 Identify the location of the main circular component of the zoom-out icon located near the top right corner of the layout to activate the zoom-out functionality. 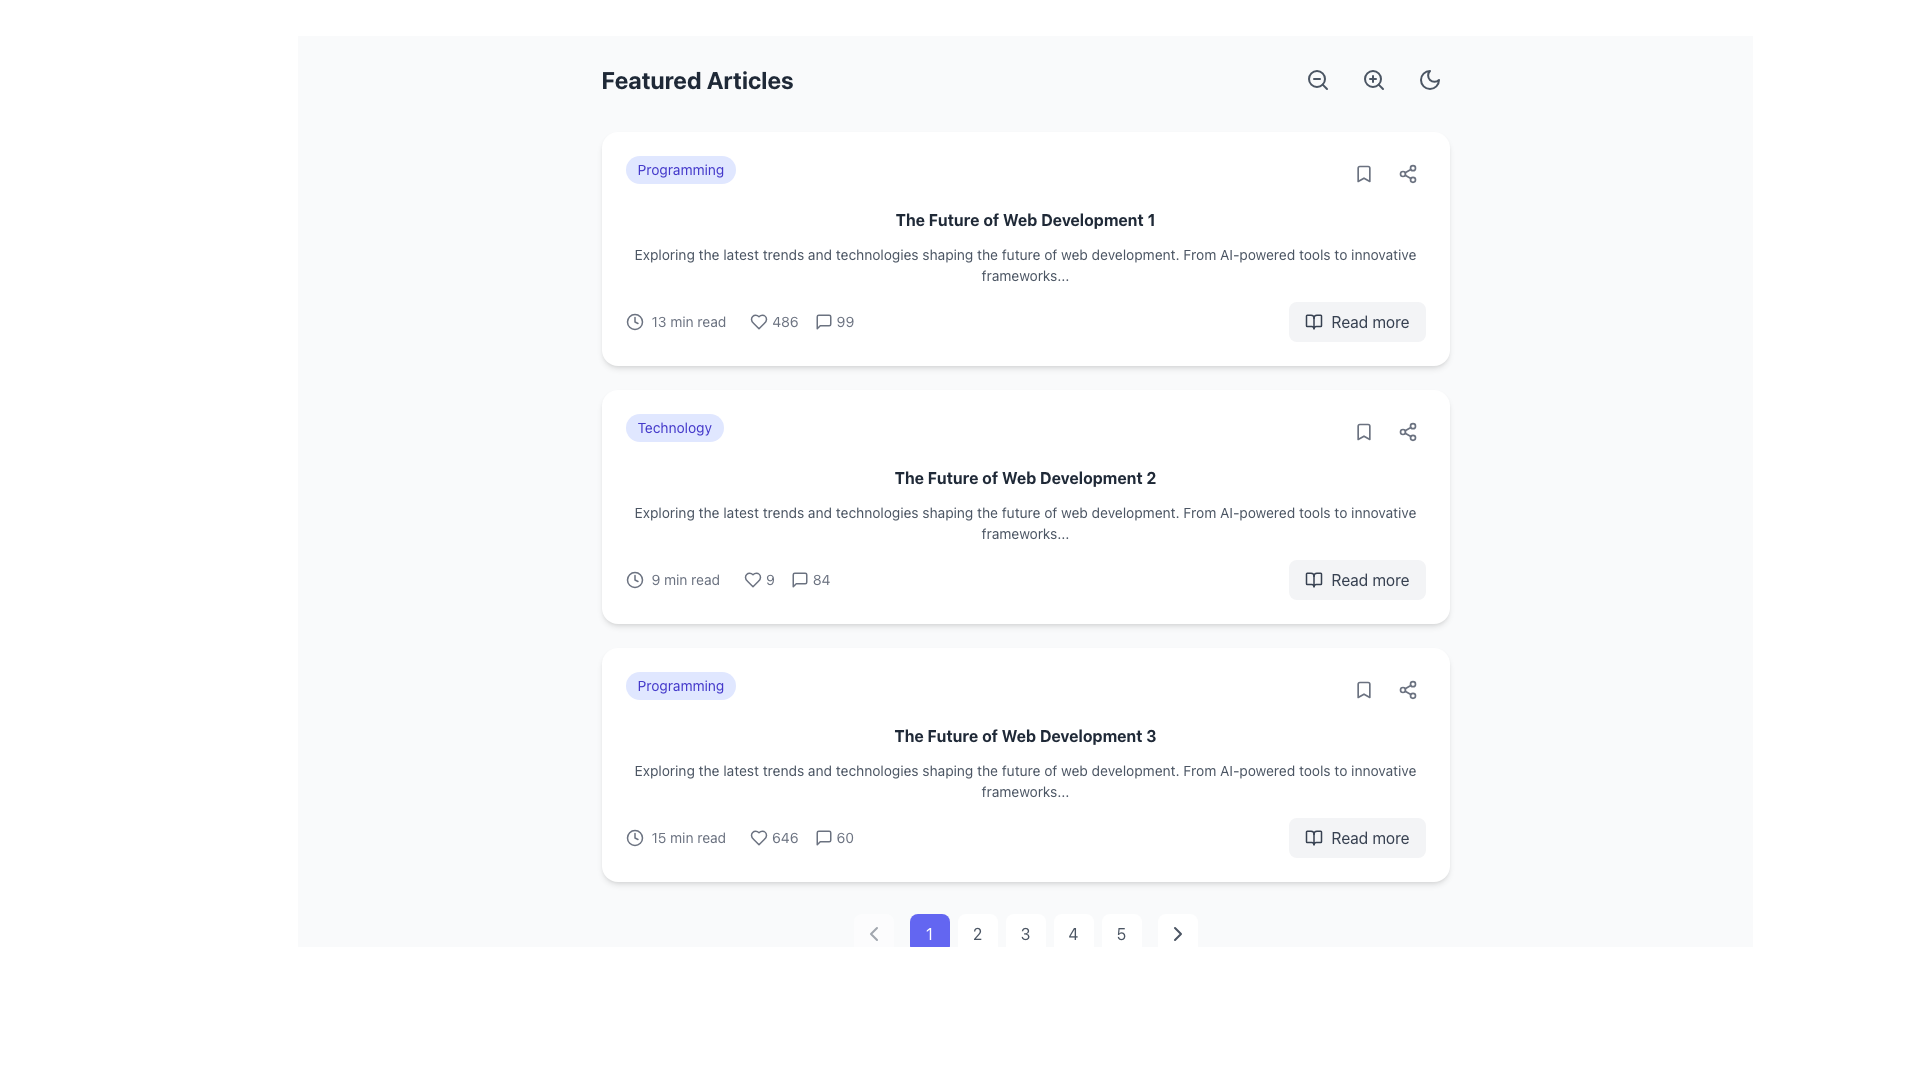
(1316, 77).